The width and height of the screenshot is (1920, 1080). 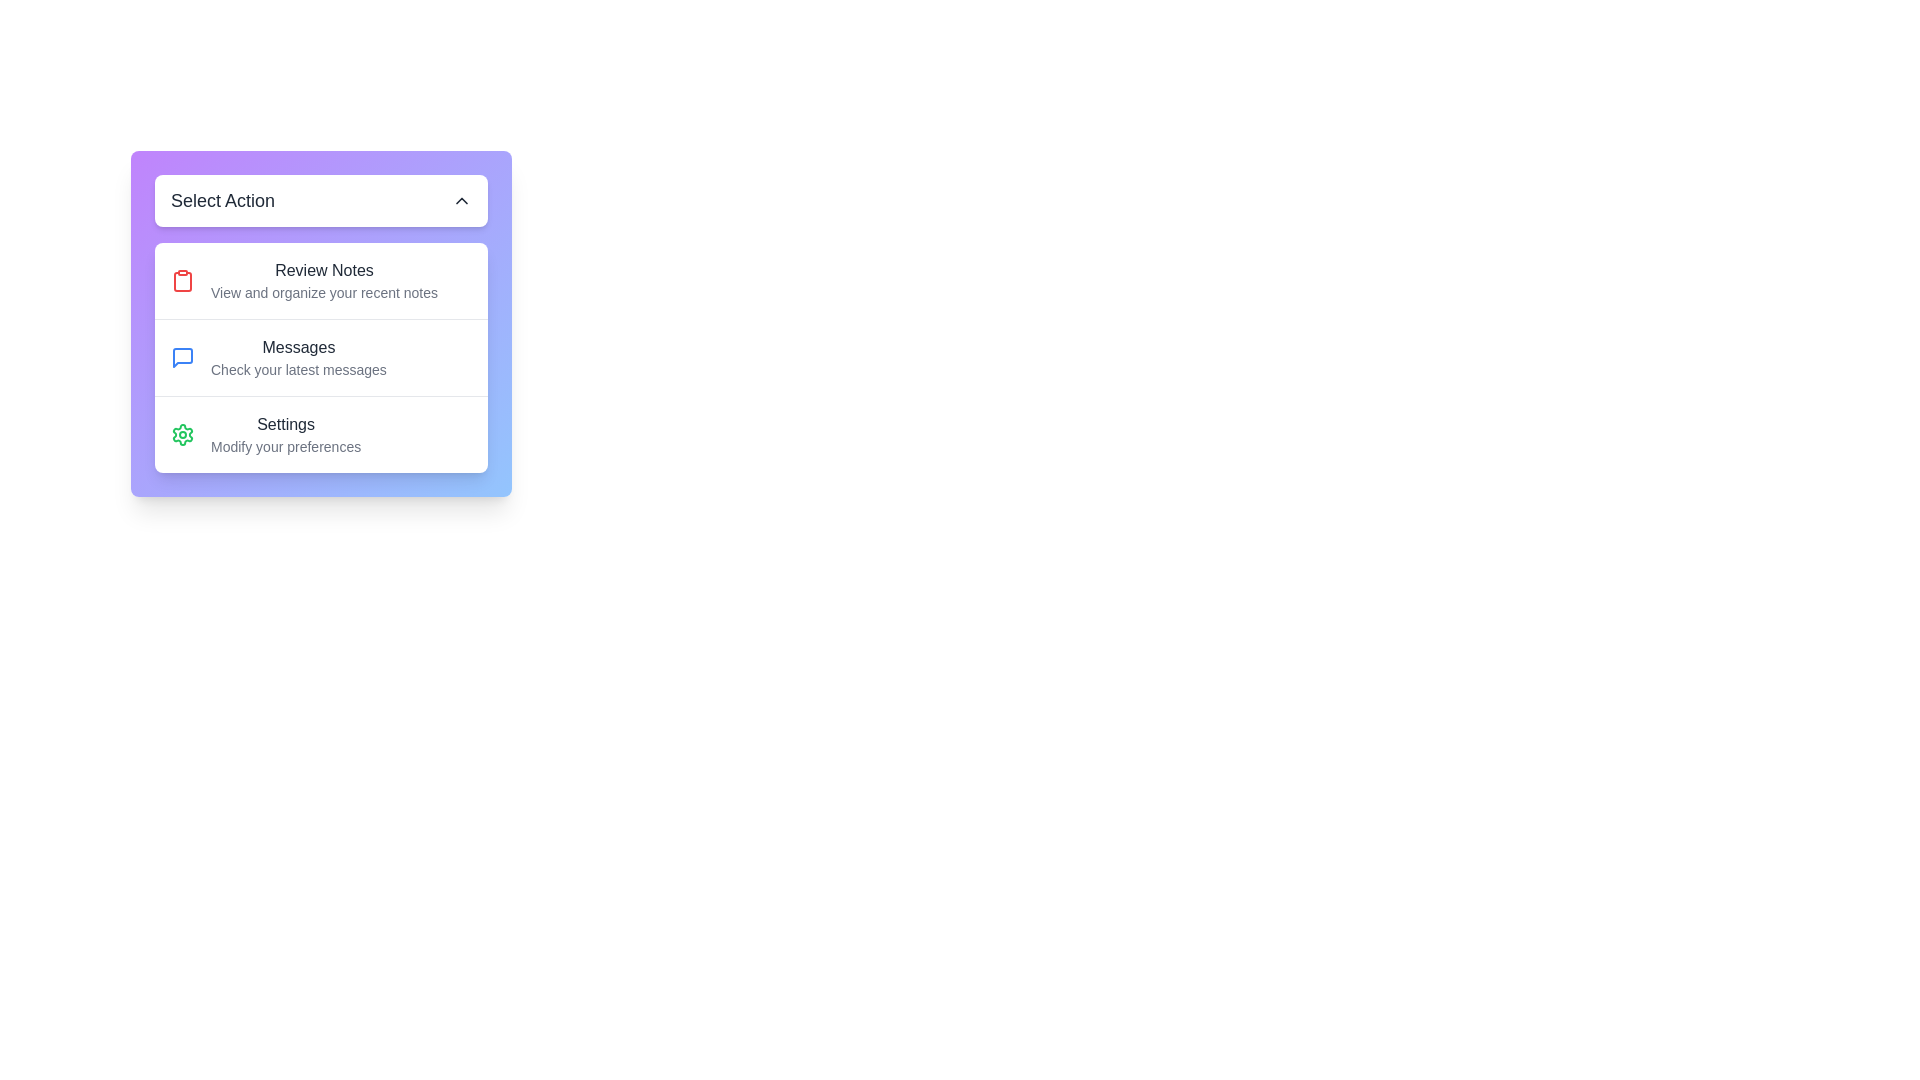 I want to click on the icon representing the 'Review Notes' option, which is located to the left of the text 'Review Notes' in the first row of options, so click(x=182, y=281).